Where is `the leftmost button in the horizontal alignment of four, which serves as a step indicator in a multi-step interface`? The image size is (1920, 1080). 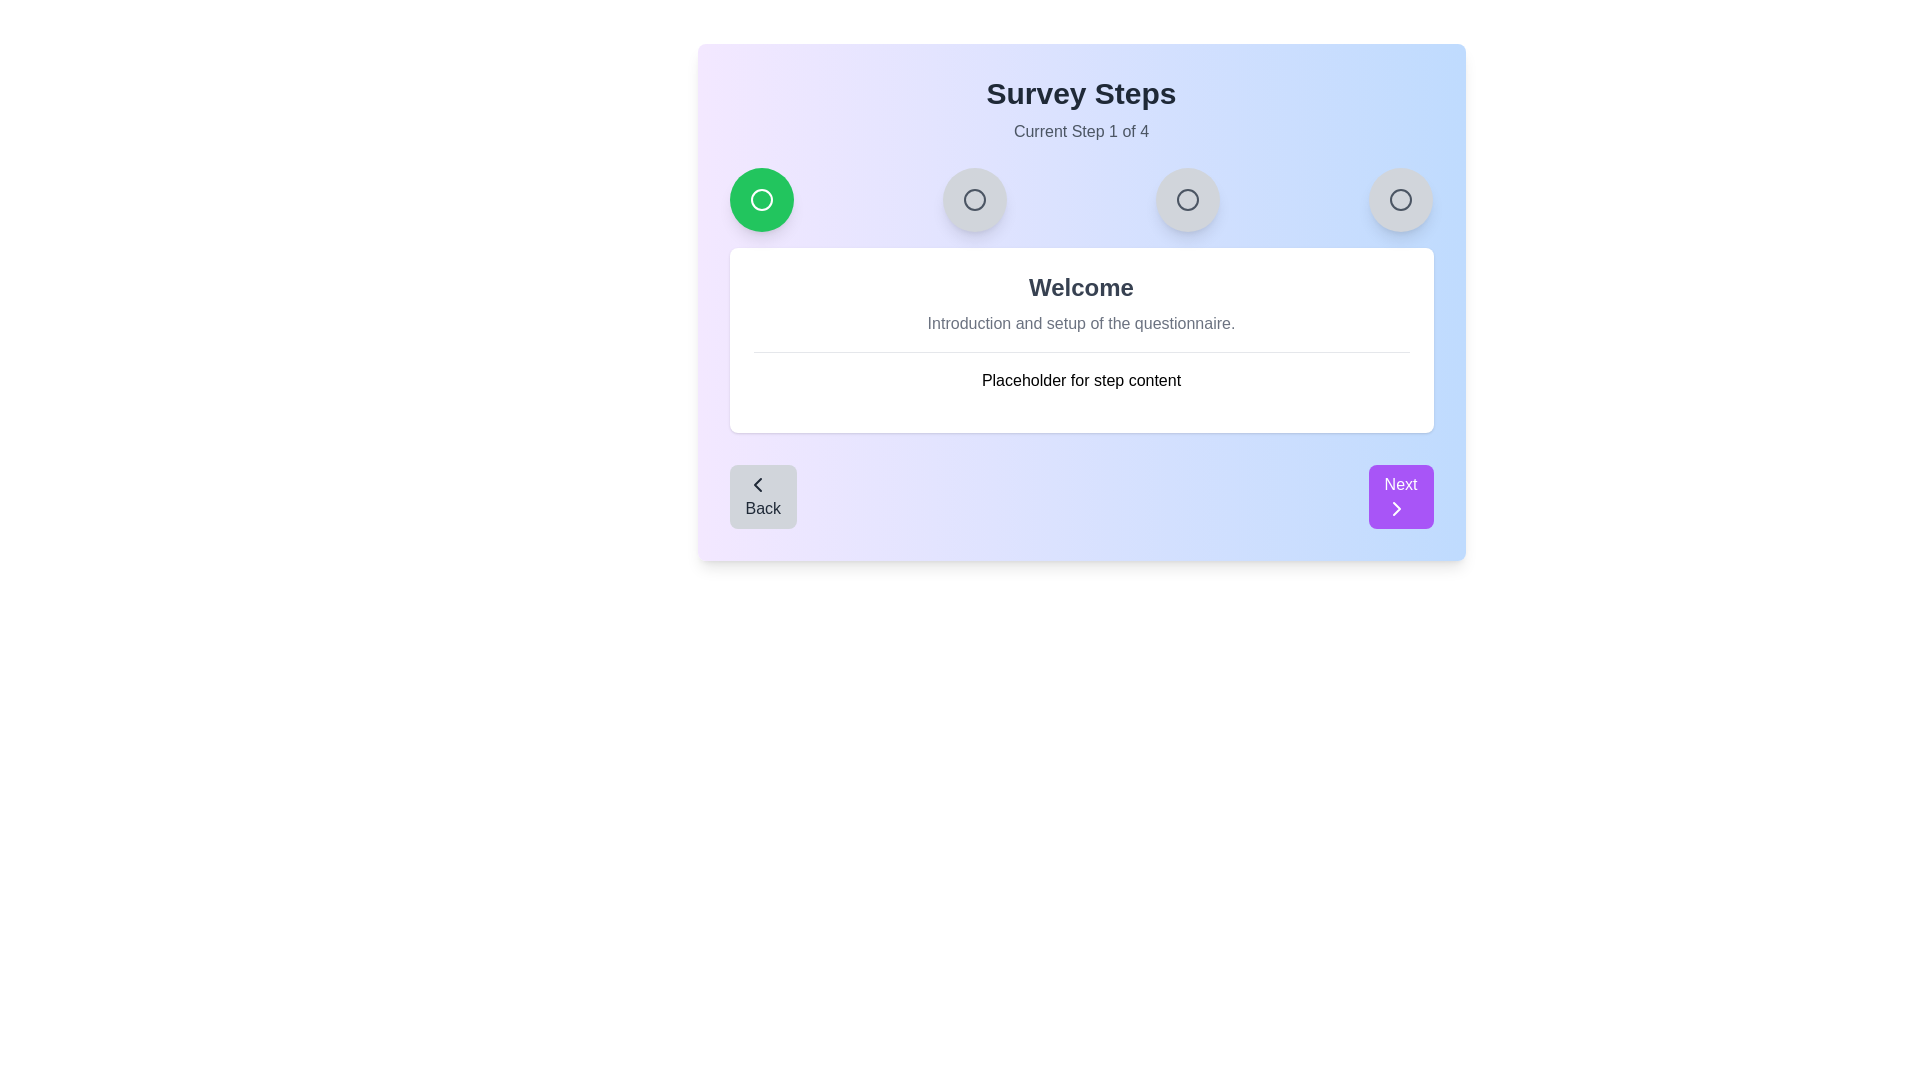
the leftmost button in the horizontal alignment of four, which serves as a step indicator in a multi-step interface is located at coordinates (760, 200).